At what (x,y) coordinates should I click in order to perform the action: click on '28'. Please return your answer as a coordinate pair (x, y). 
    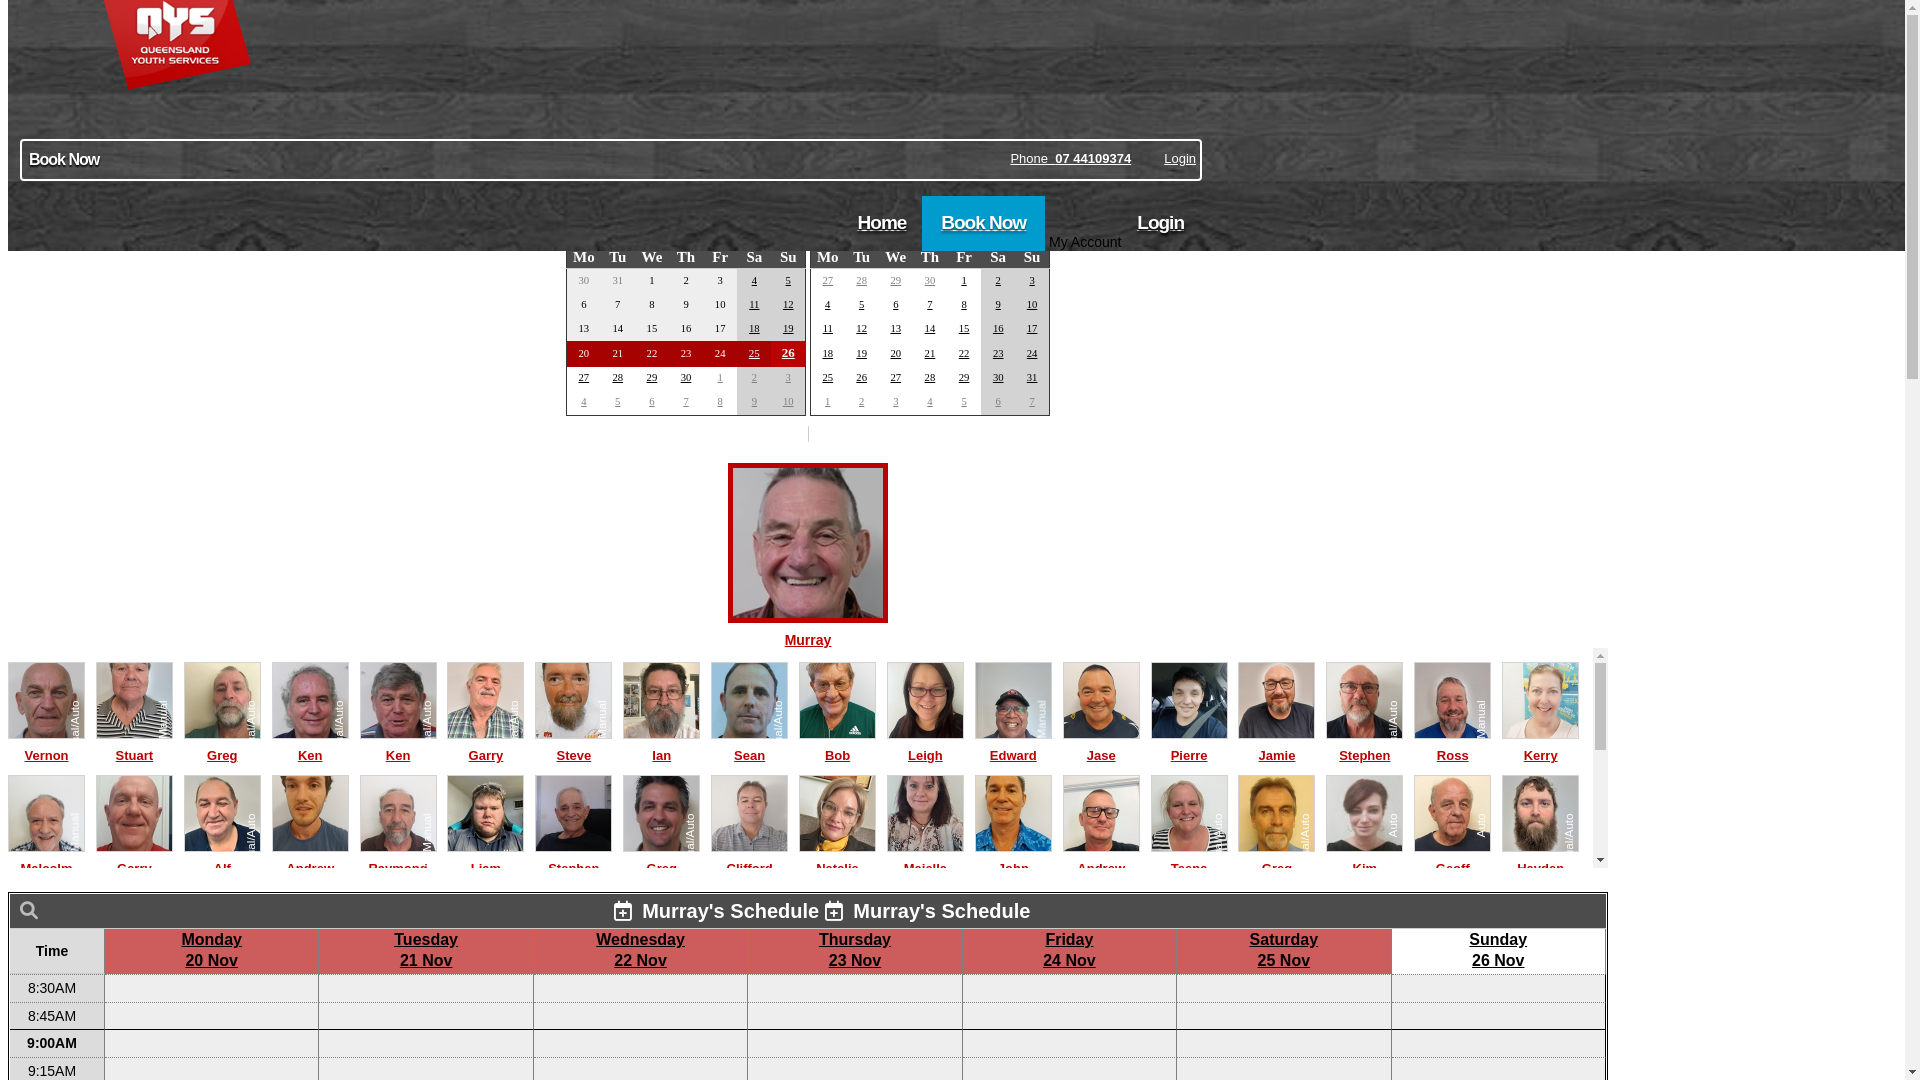
    Looking at the image, I should click on (616, 377).